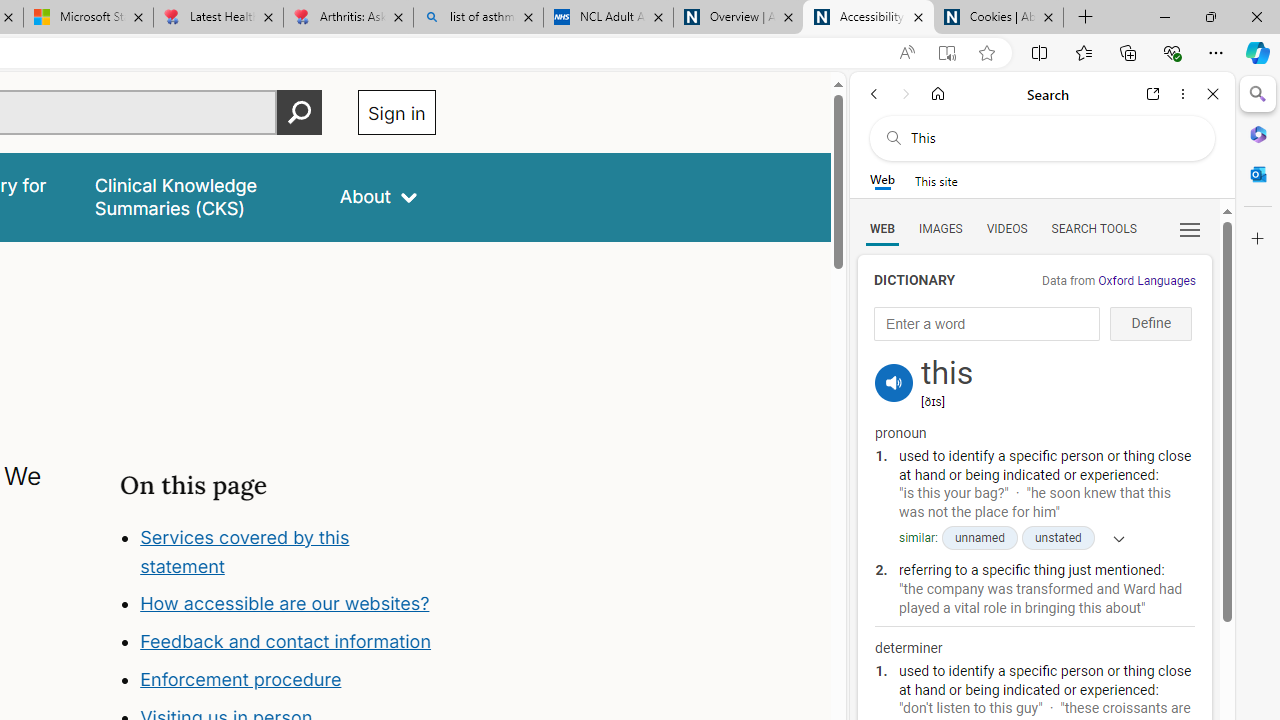  I want to click on 'Enforcement procedure', so click(240, 679).